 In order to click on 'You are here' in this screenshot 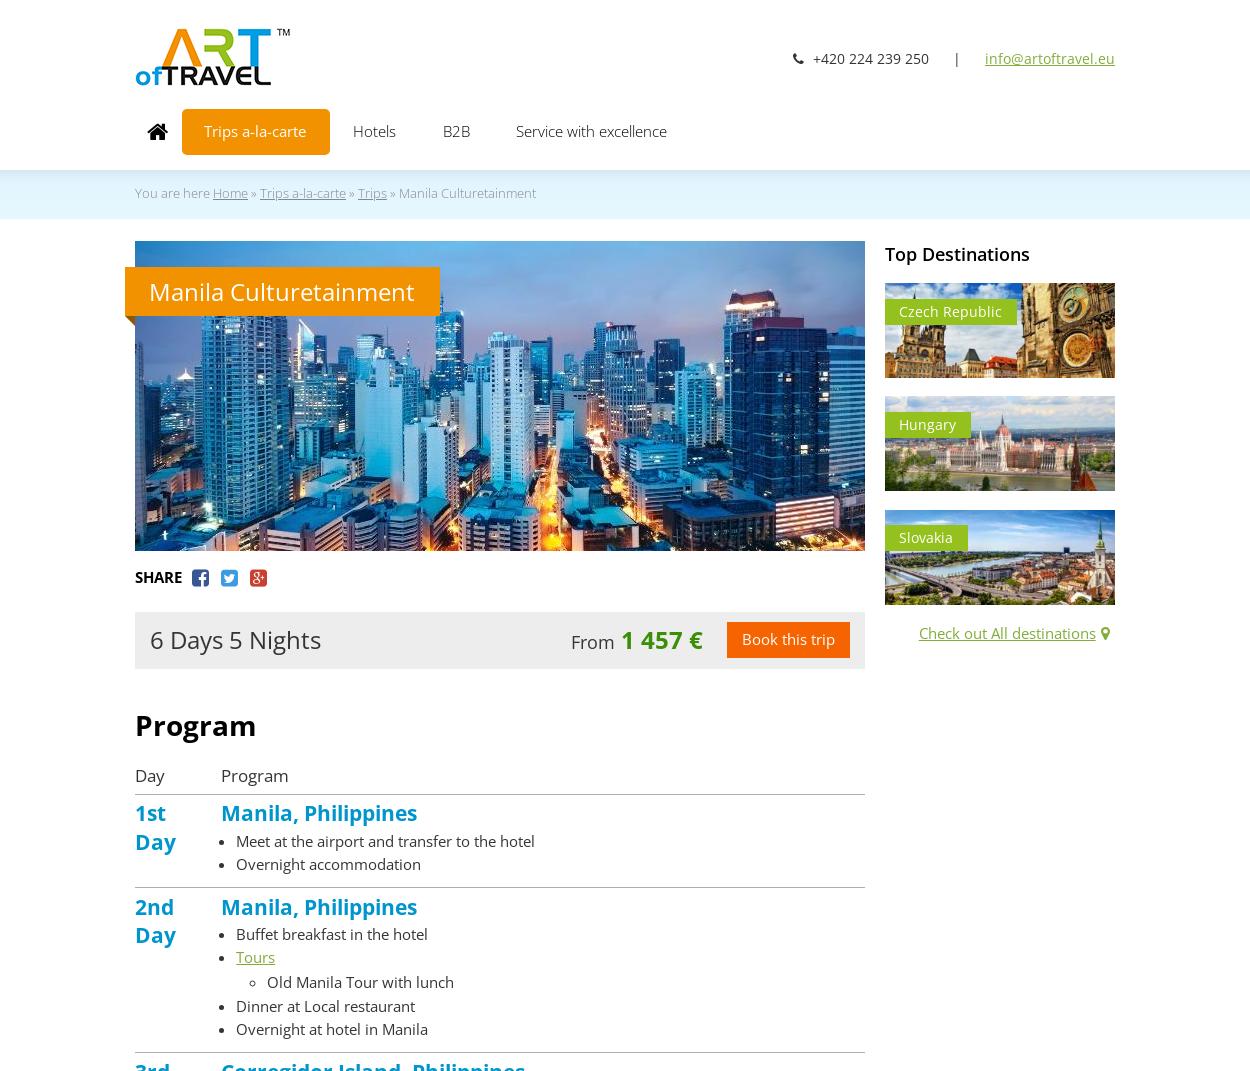, I will do `click(174, 192)`.